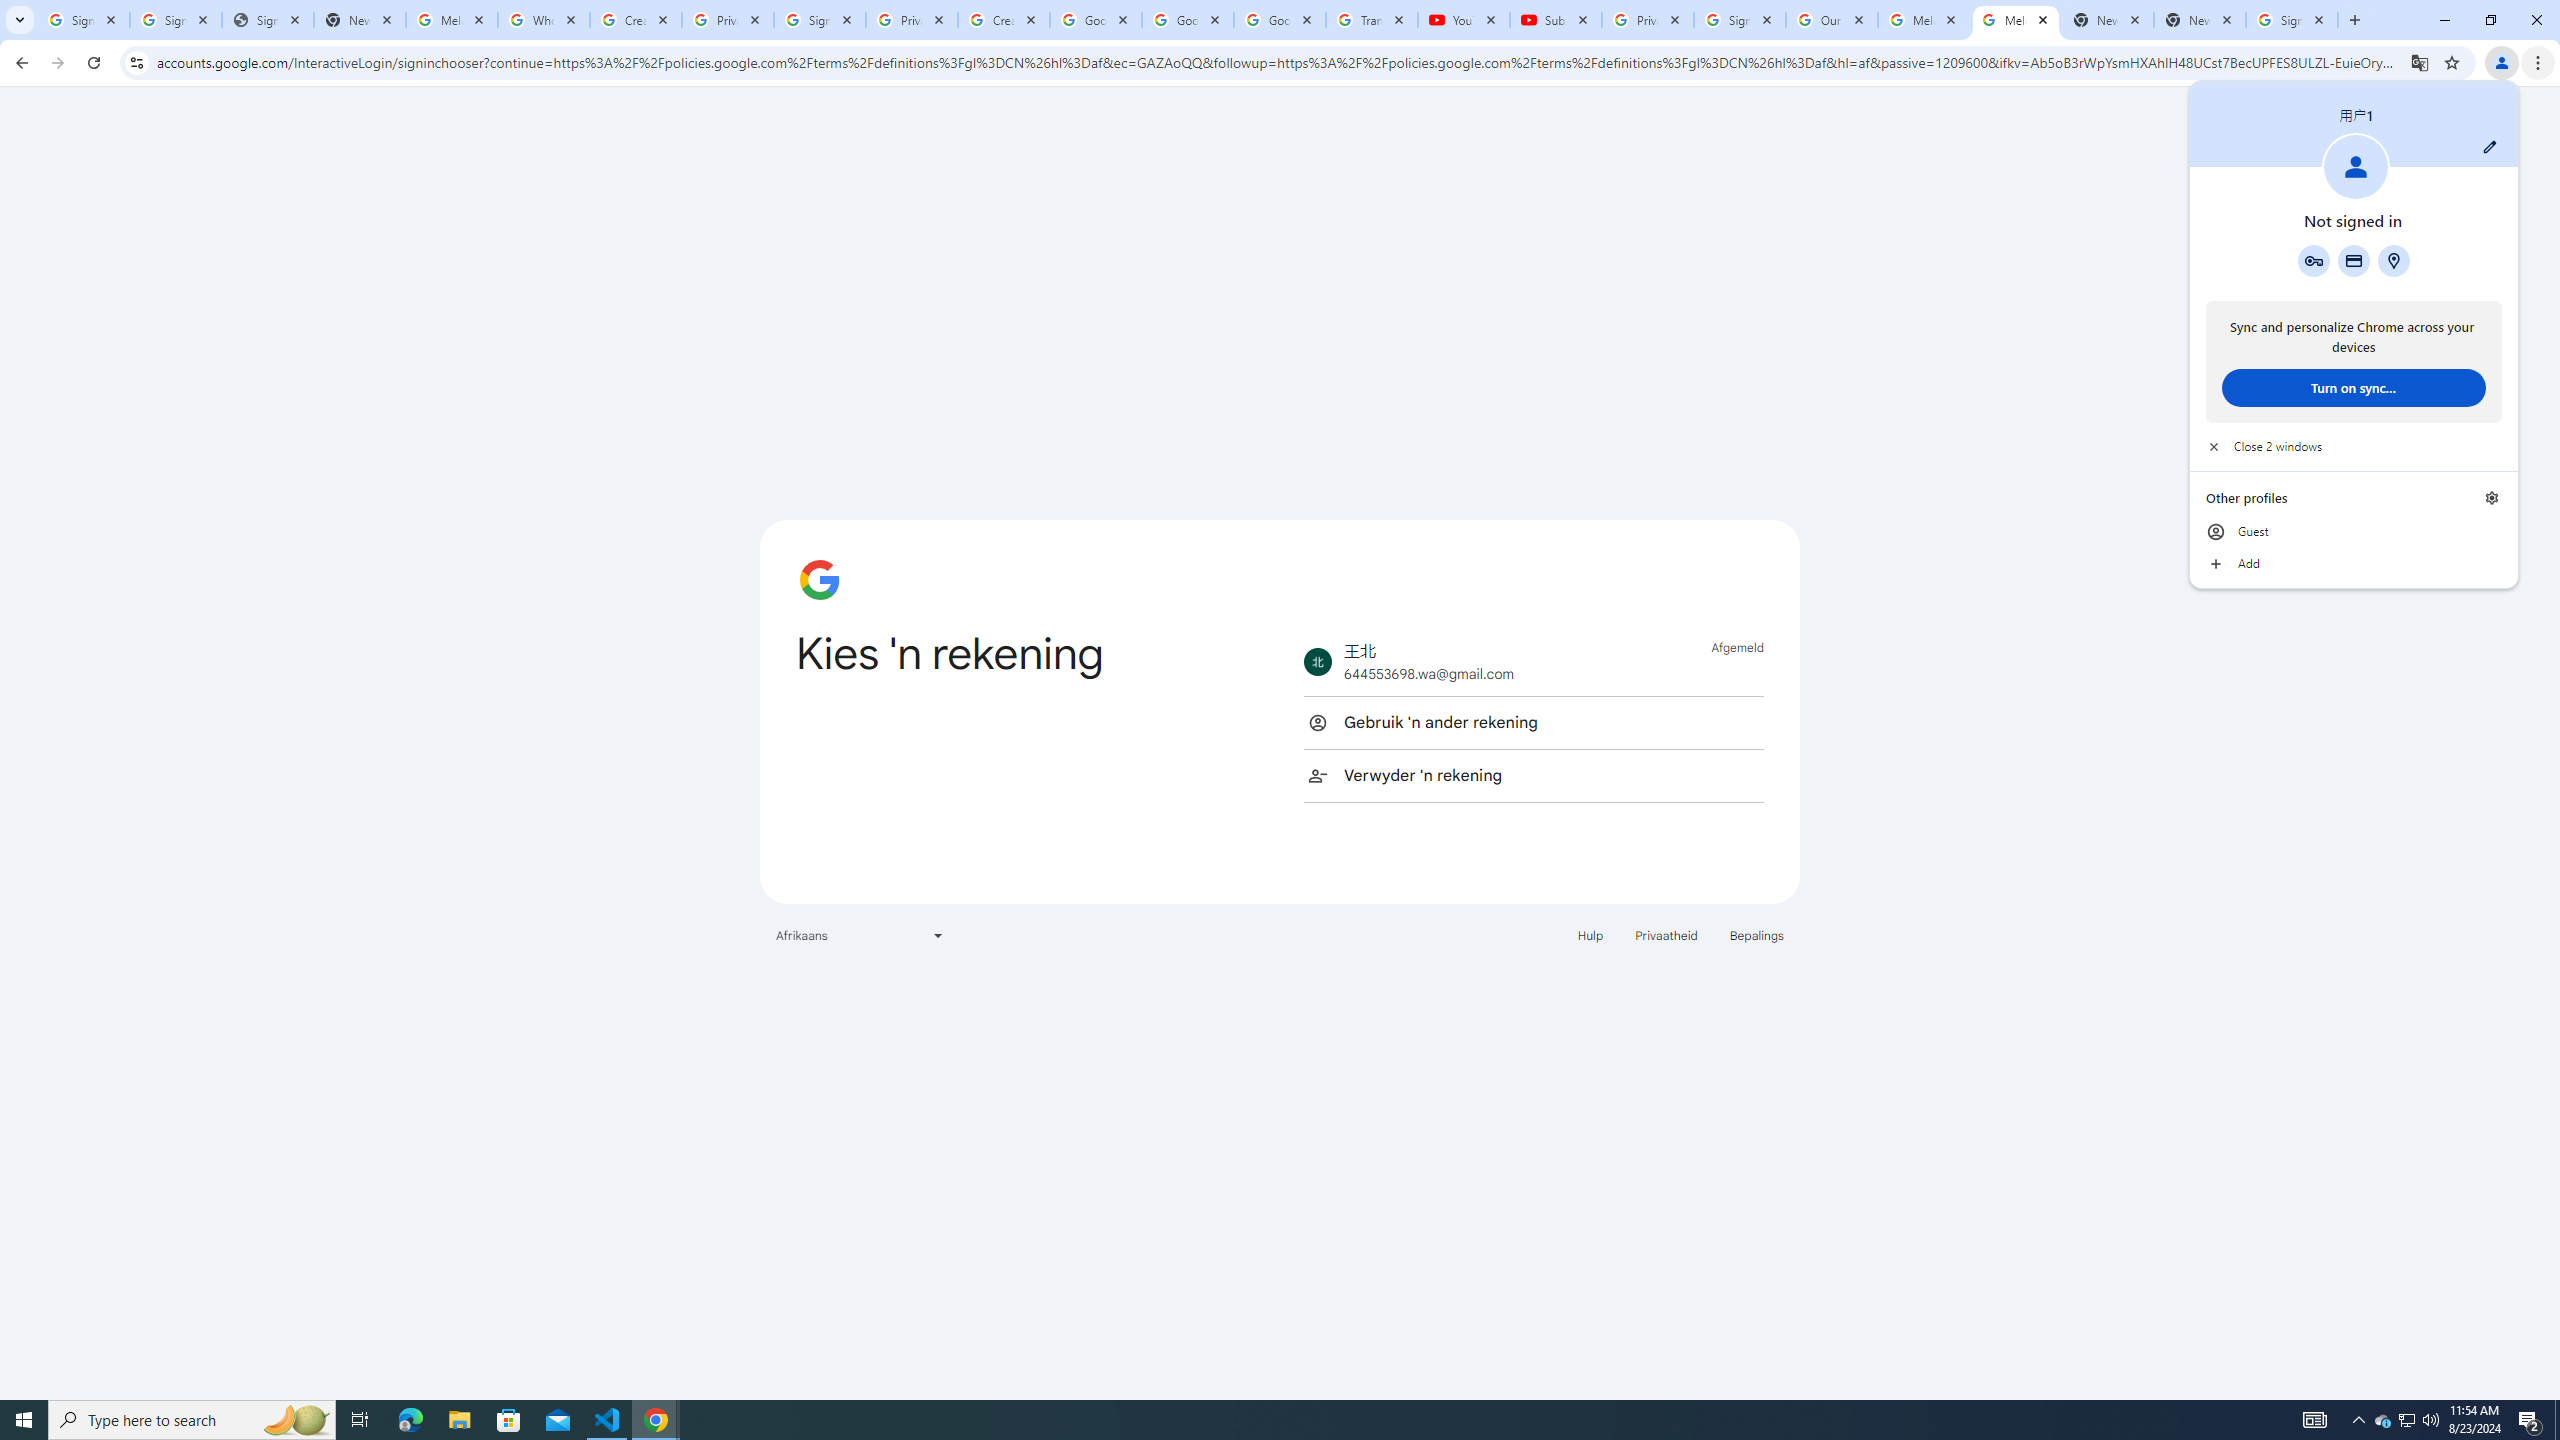  Describe the element at coordinates (458, 1418) in the screenshot. I see `'Microsoft Edge'` at that location.